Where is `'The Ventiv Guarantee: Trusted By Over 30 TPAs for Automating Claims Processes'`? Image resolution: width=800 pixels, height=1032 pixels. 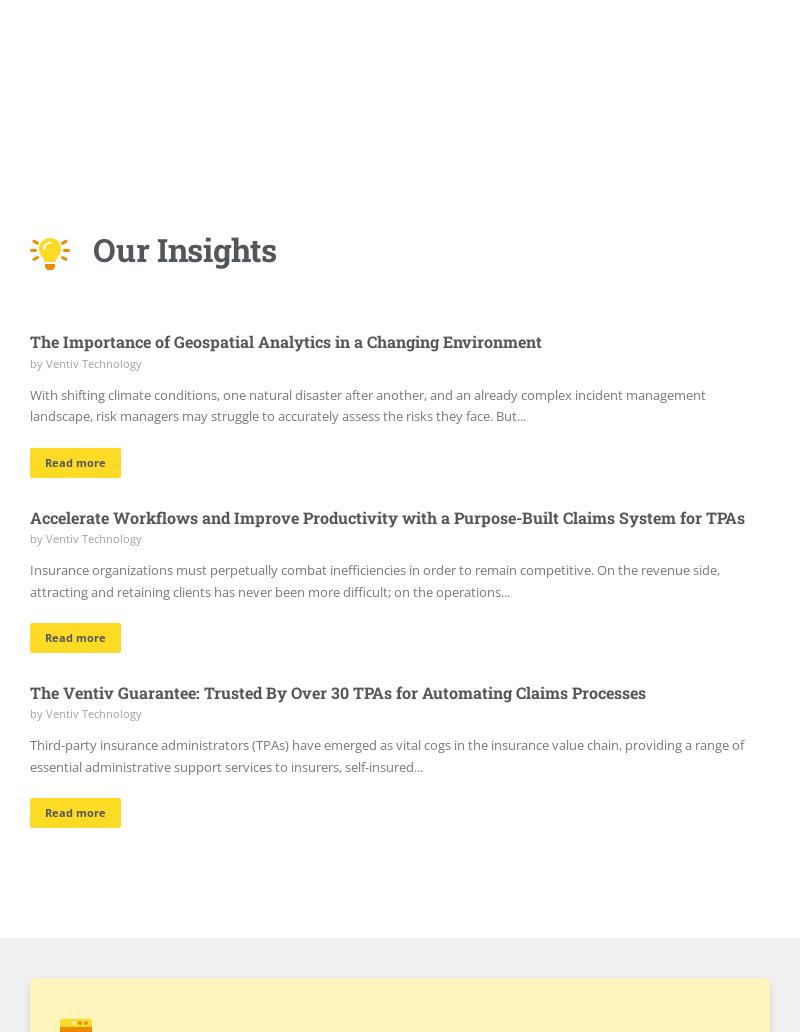
'The Ventiv Guarantee: Trusted By Over 30 TPAs for Automating Claims Processes' is located at coordinates (338, 690).